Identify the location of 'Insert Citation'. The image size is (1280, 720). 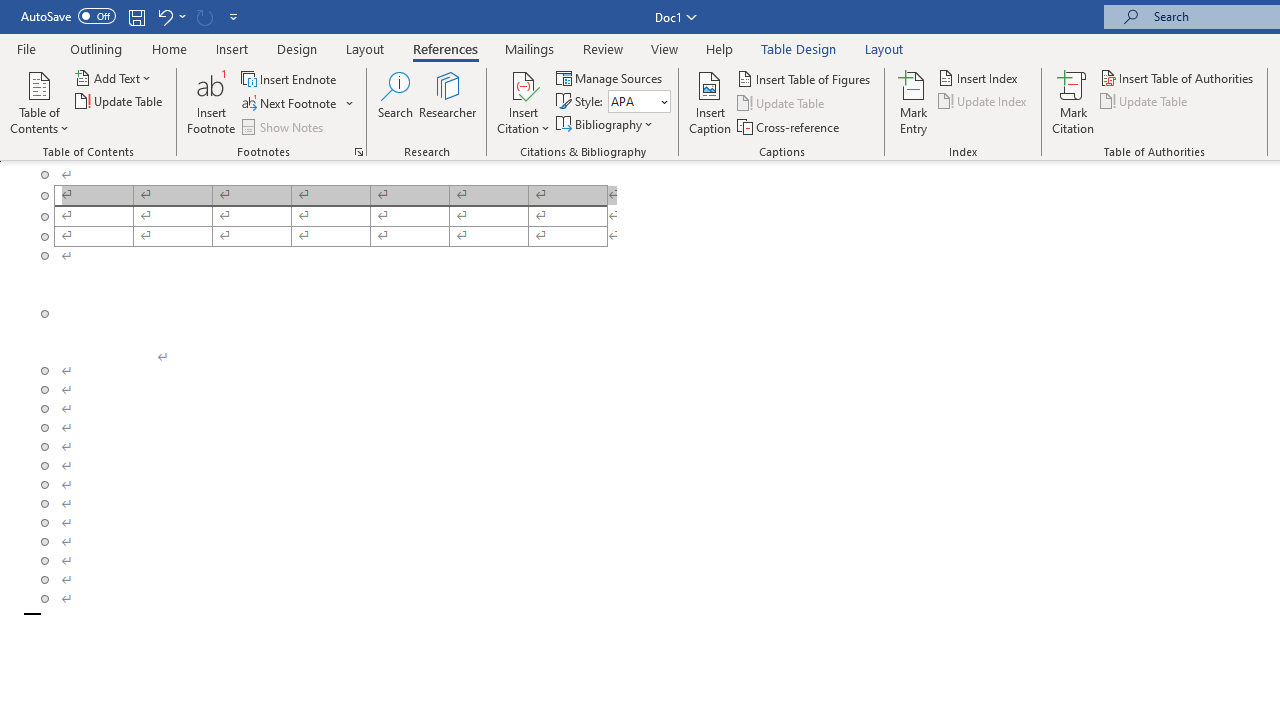
(524, 103).